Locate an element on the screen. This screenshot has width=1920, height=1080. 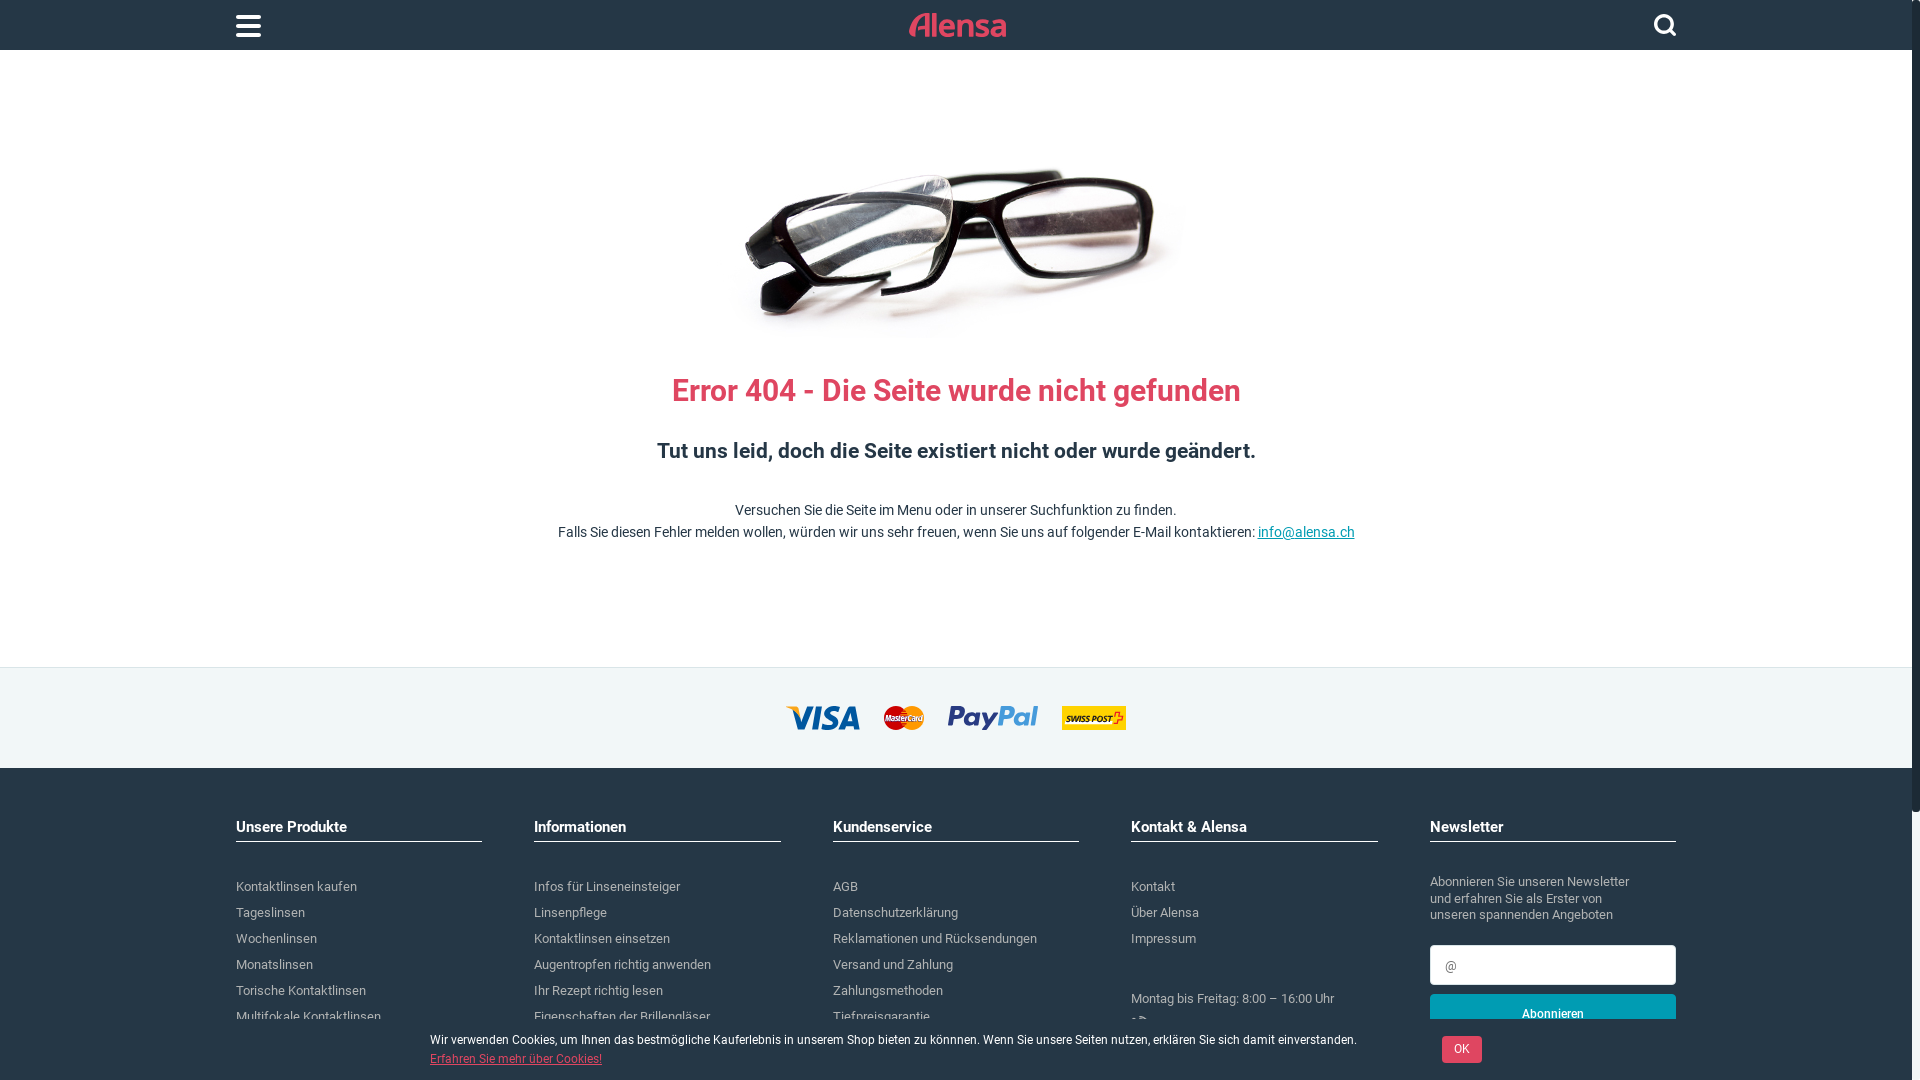
'Impressum' is located at coordinates (1163, 938).